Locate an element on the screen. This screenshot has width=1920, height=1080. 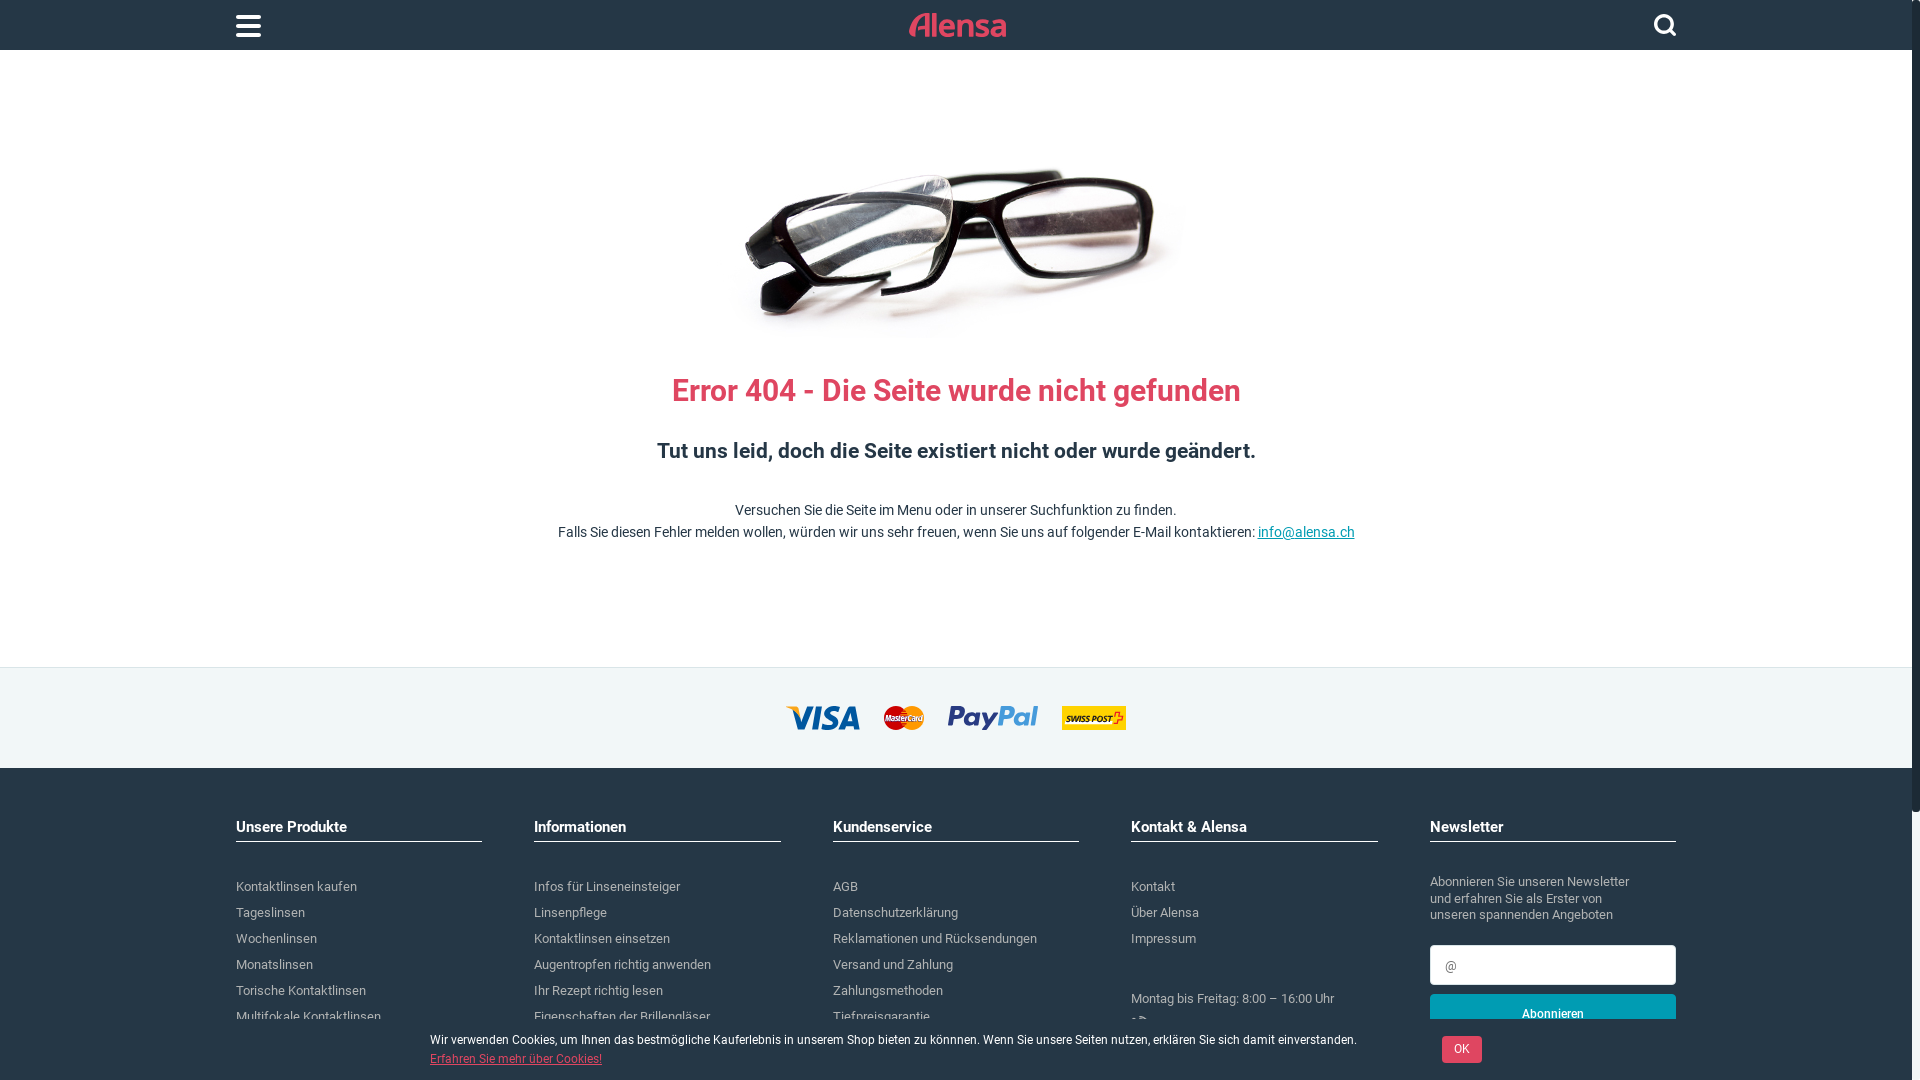
'Impressum' is located at coordinates (1163, 938).